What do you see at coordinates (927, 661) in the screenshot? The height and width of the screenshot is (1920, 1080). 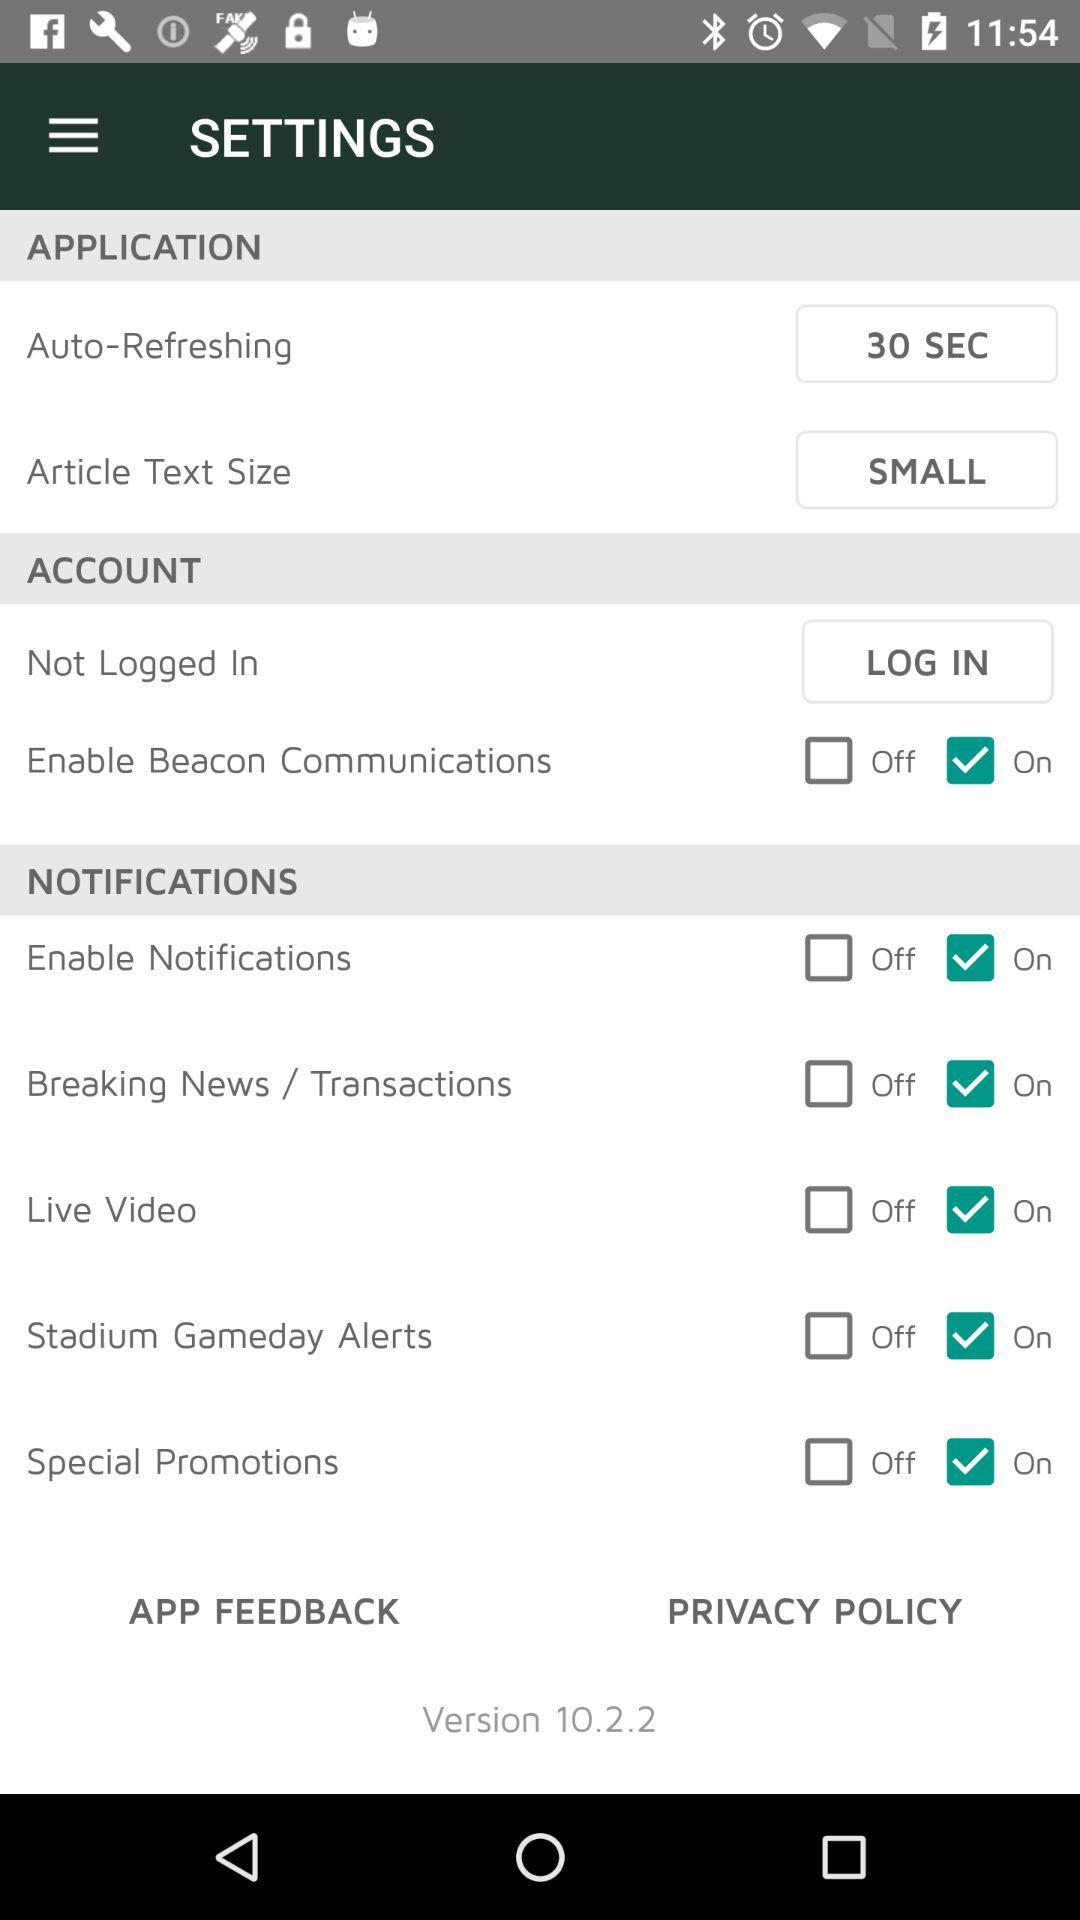 I see `the icon below small` at bounding box center [927, 661].